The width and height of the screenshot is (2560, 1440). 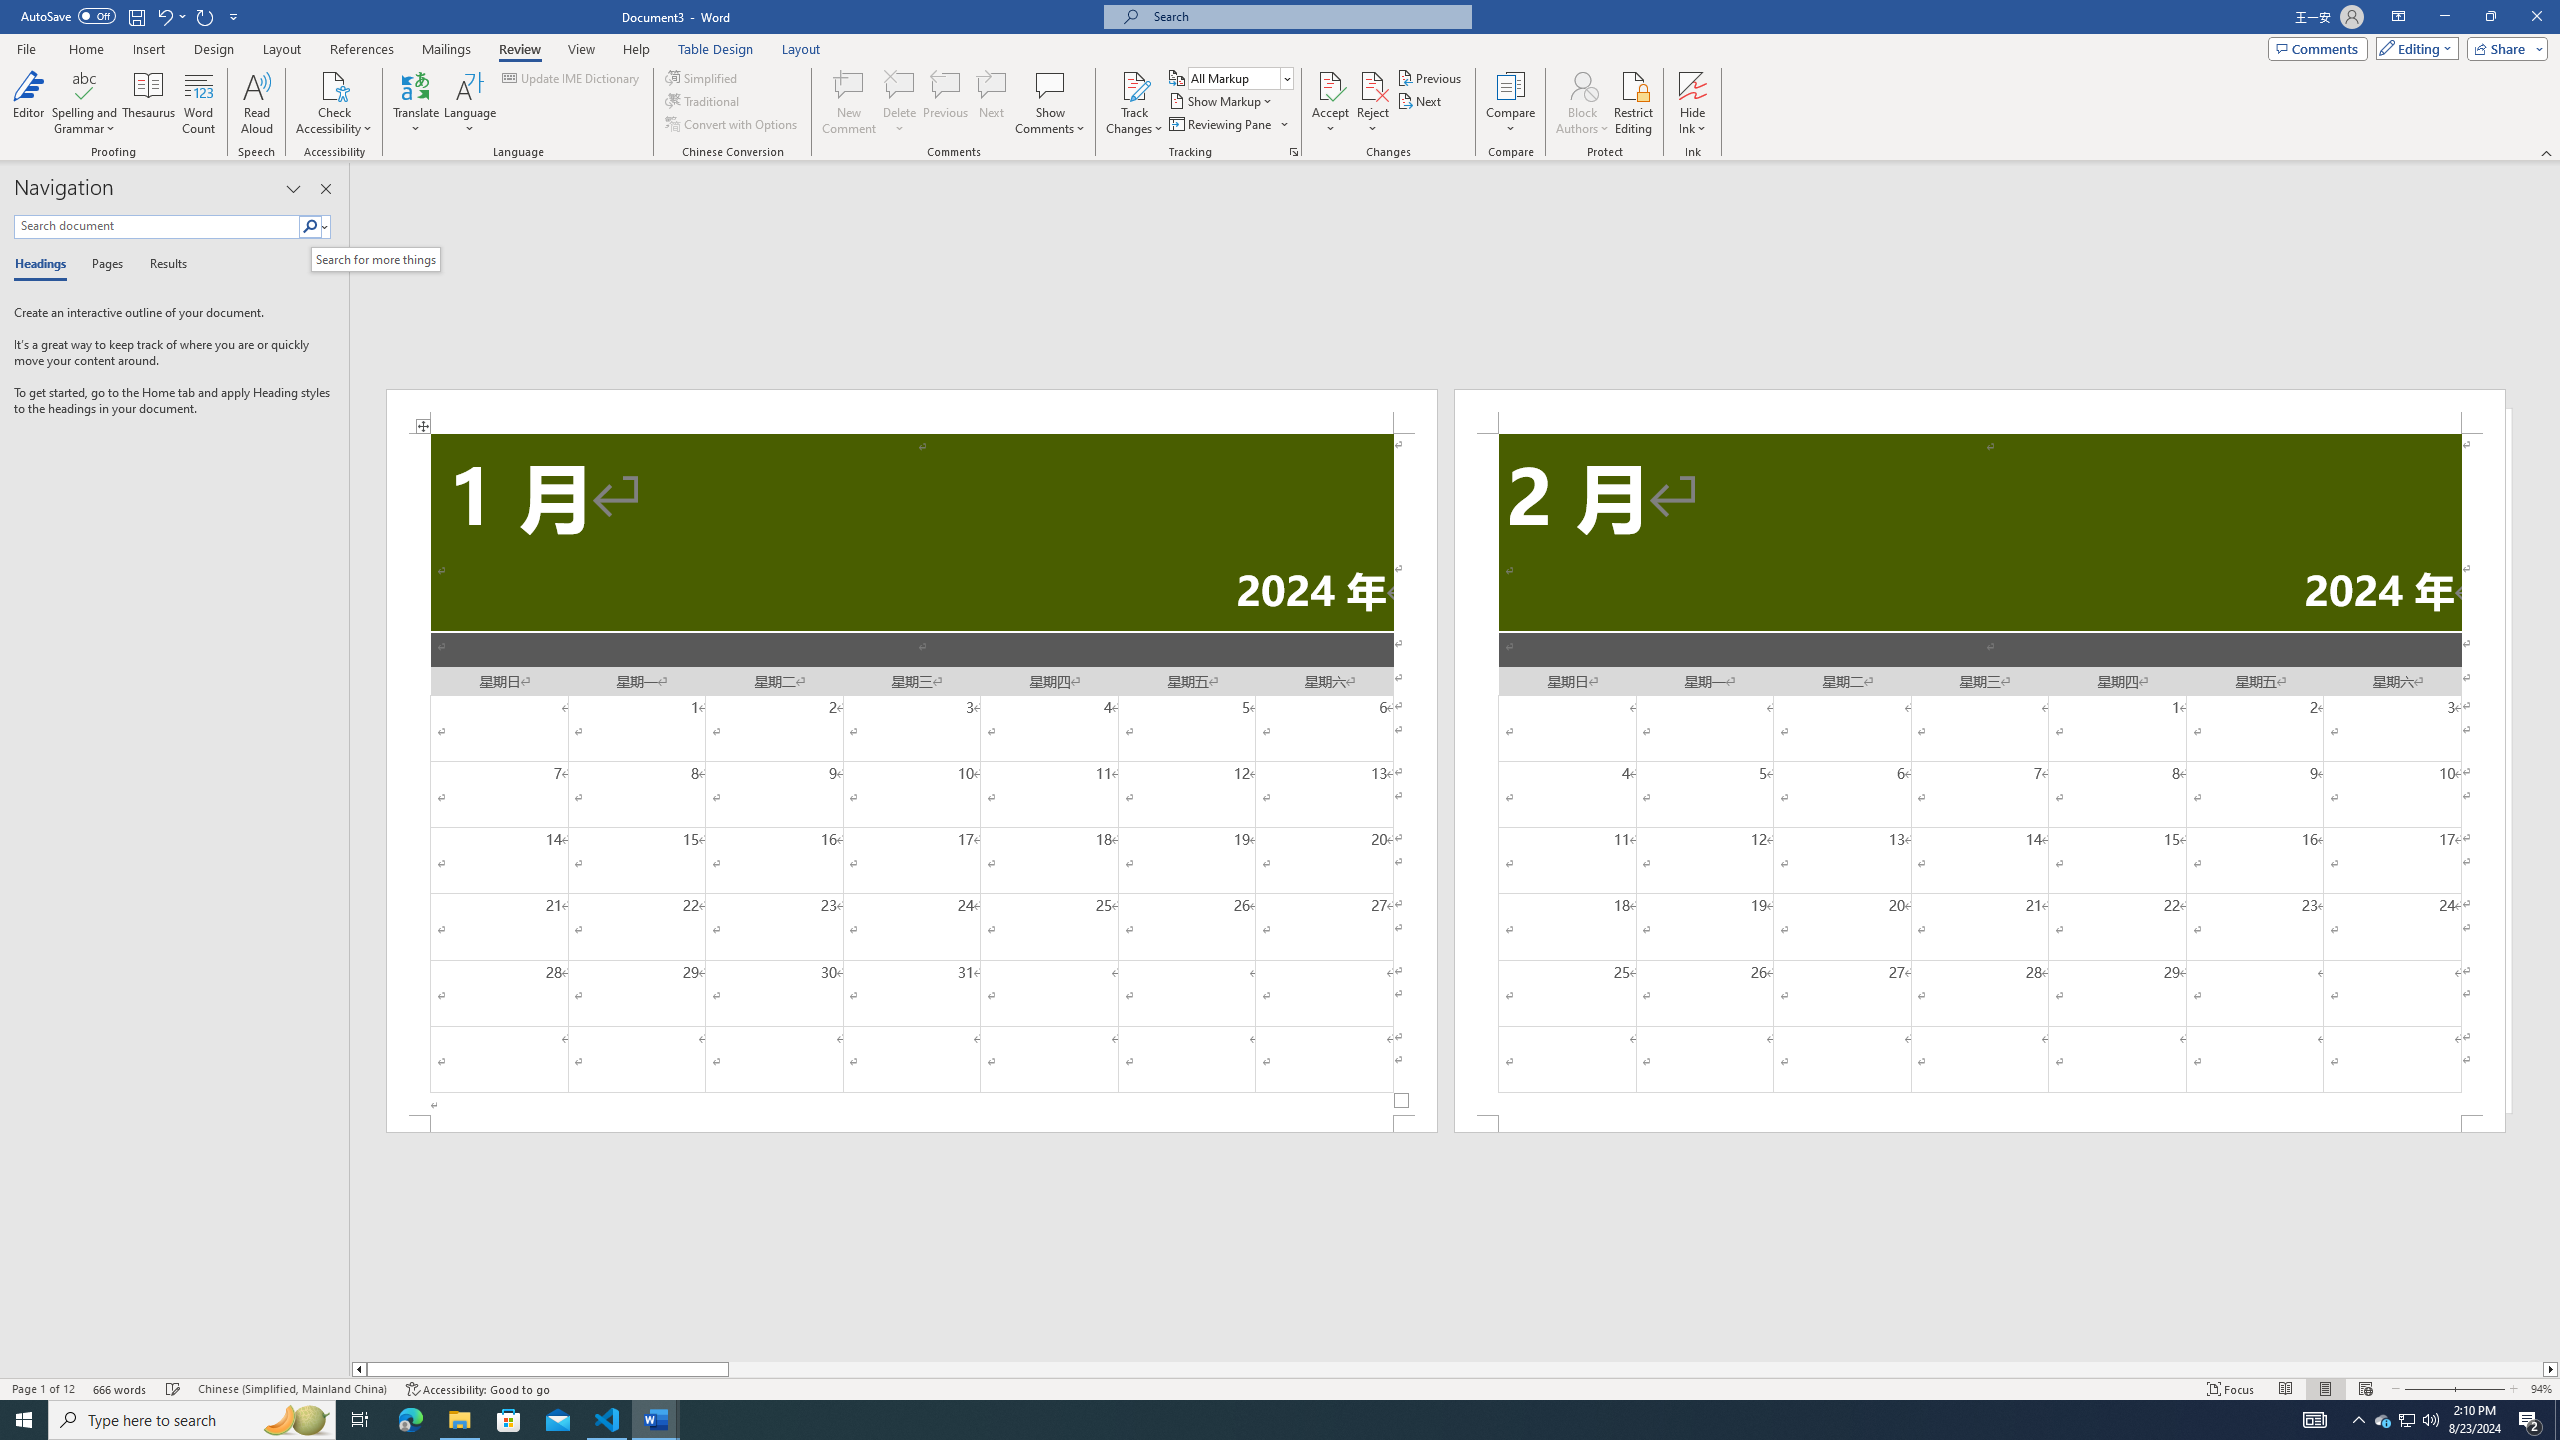 What do you see at coordinates (733, 122) in the screenshot?
I see `'Convert with Options...'` at bounding box center [733, 122].